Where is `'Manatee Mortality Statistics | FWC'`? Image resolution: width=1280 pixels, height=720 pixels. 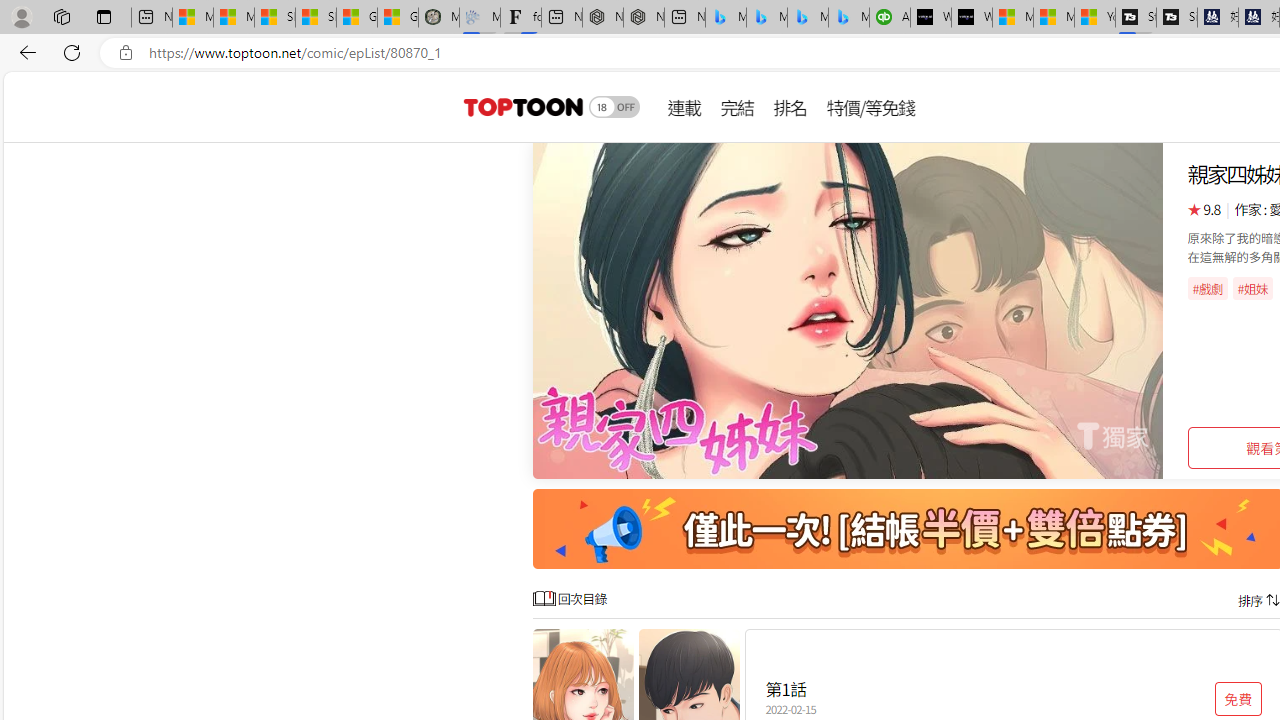
'Manatee Mortality Statistics | FWC' is located at coordinates (438, 17).